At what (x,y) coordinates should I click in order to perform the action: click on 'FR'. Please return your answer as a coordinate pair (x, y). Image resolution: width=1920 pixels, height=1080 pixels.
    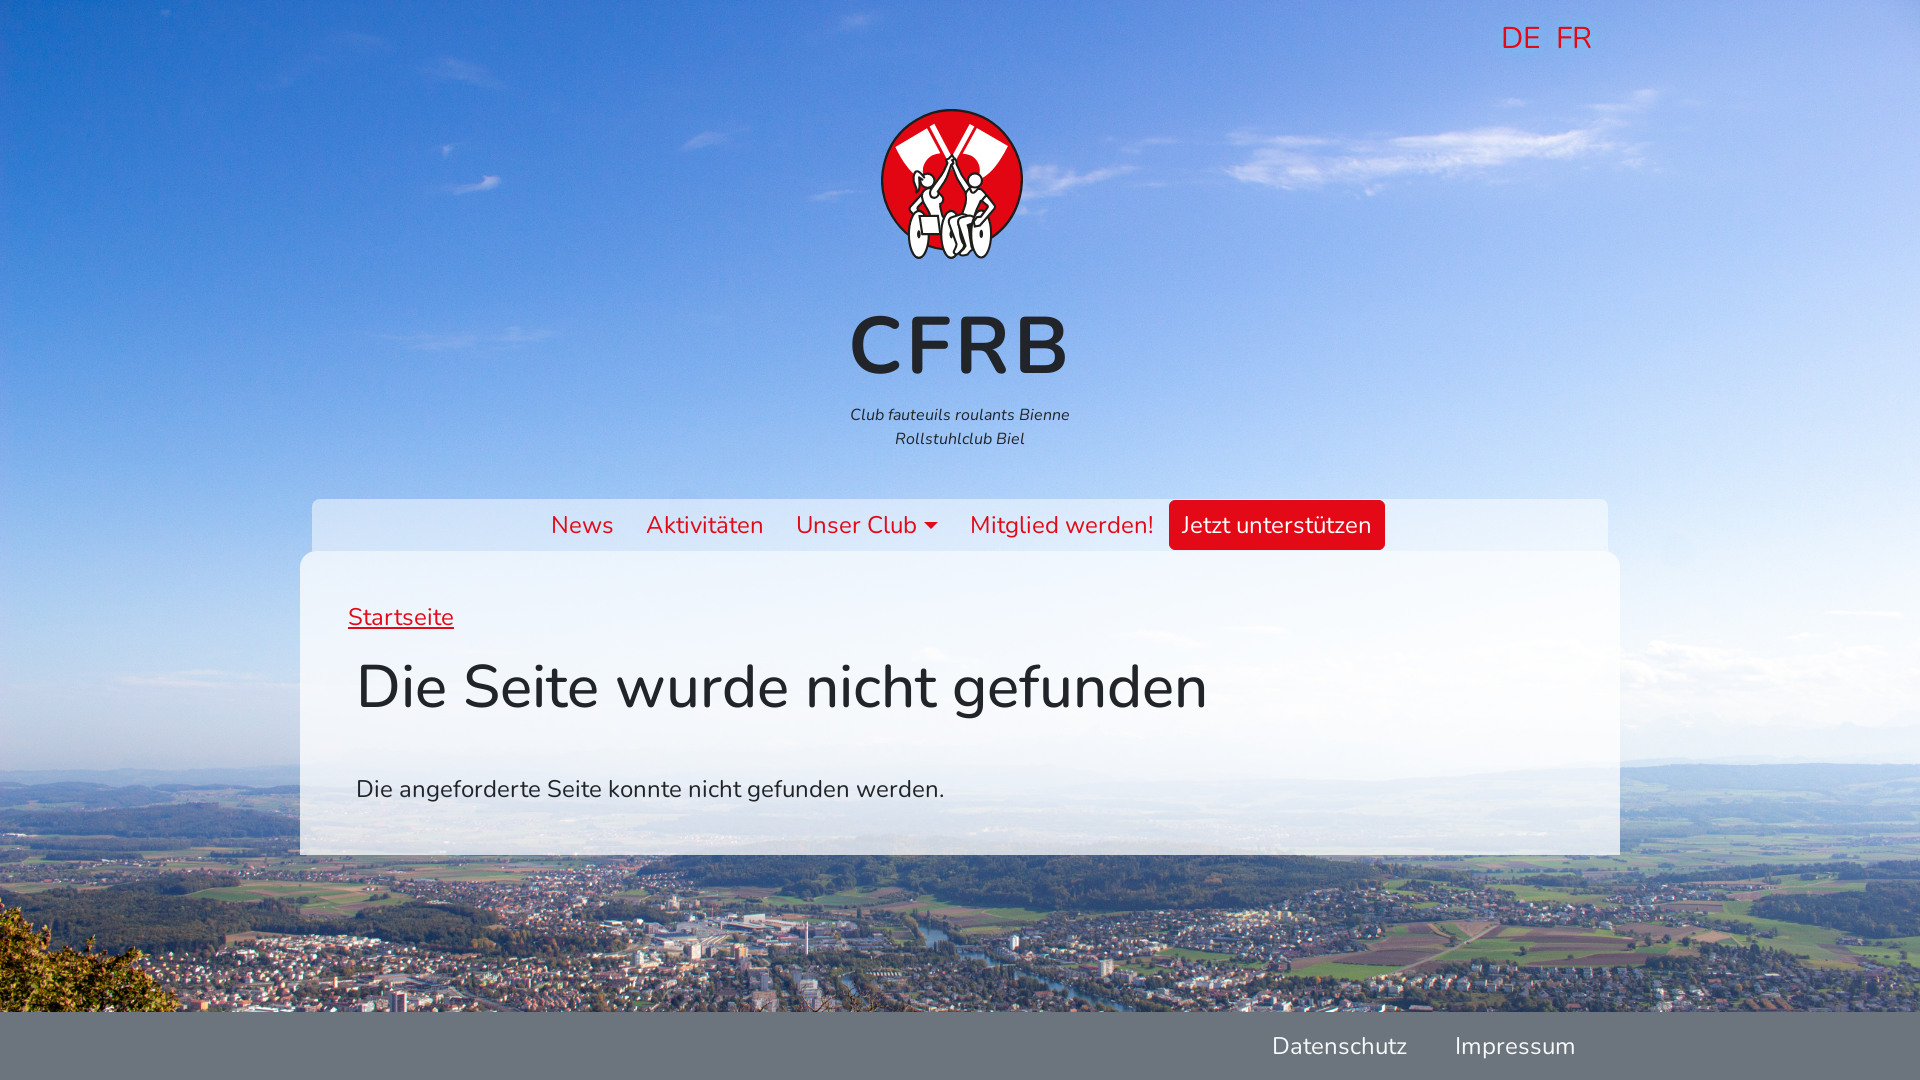
    Looking at the image, I should click on (1573, 38).